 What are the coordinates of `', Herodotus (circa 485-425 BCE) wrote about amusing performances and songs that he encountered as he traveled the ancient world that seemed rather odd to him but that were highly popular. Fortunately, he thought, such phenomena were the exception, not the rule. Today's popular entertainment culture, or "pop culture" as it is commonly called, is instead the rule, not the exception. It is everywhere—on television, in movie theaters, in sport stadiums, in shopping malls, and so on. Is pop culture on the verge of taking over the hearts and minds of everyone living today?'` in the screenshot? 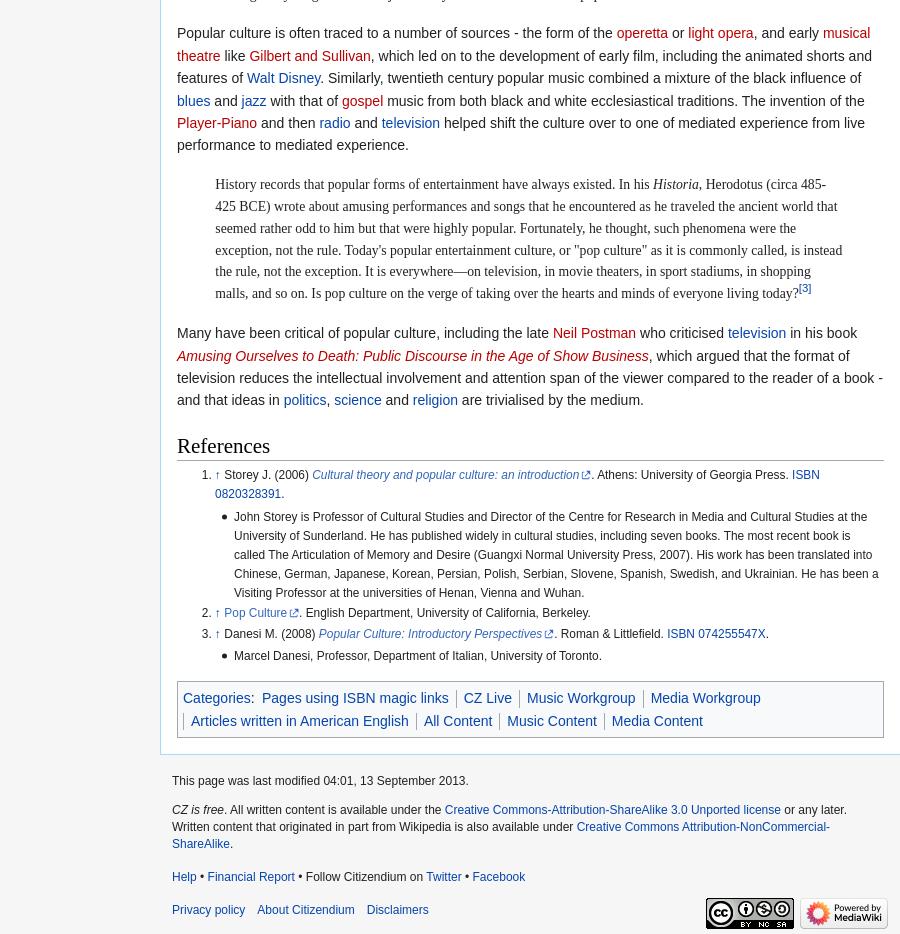 It's located at (527, 238).